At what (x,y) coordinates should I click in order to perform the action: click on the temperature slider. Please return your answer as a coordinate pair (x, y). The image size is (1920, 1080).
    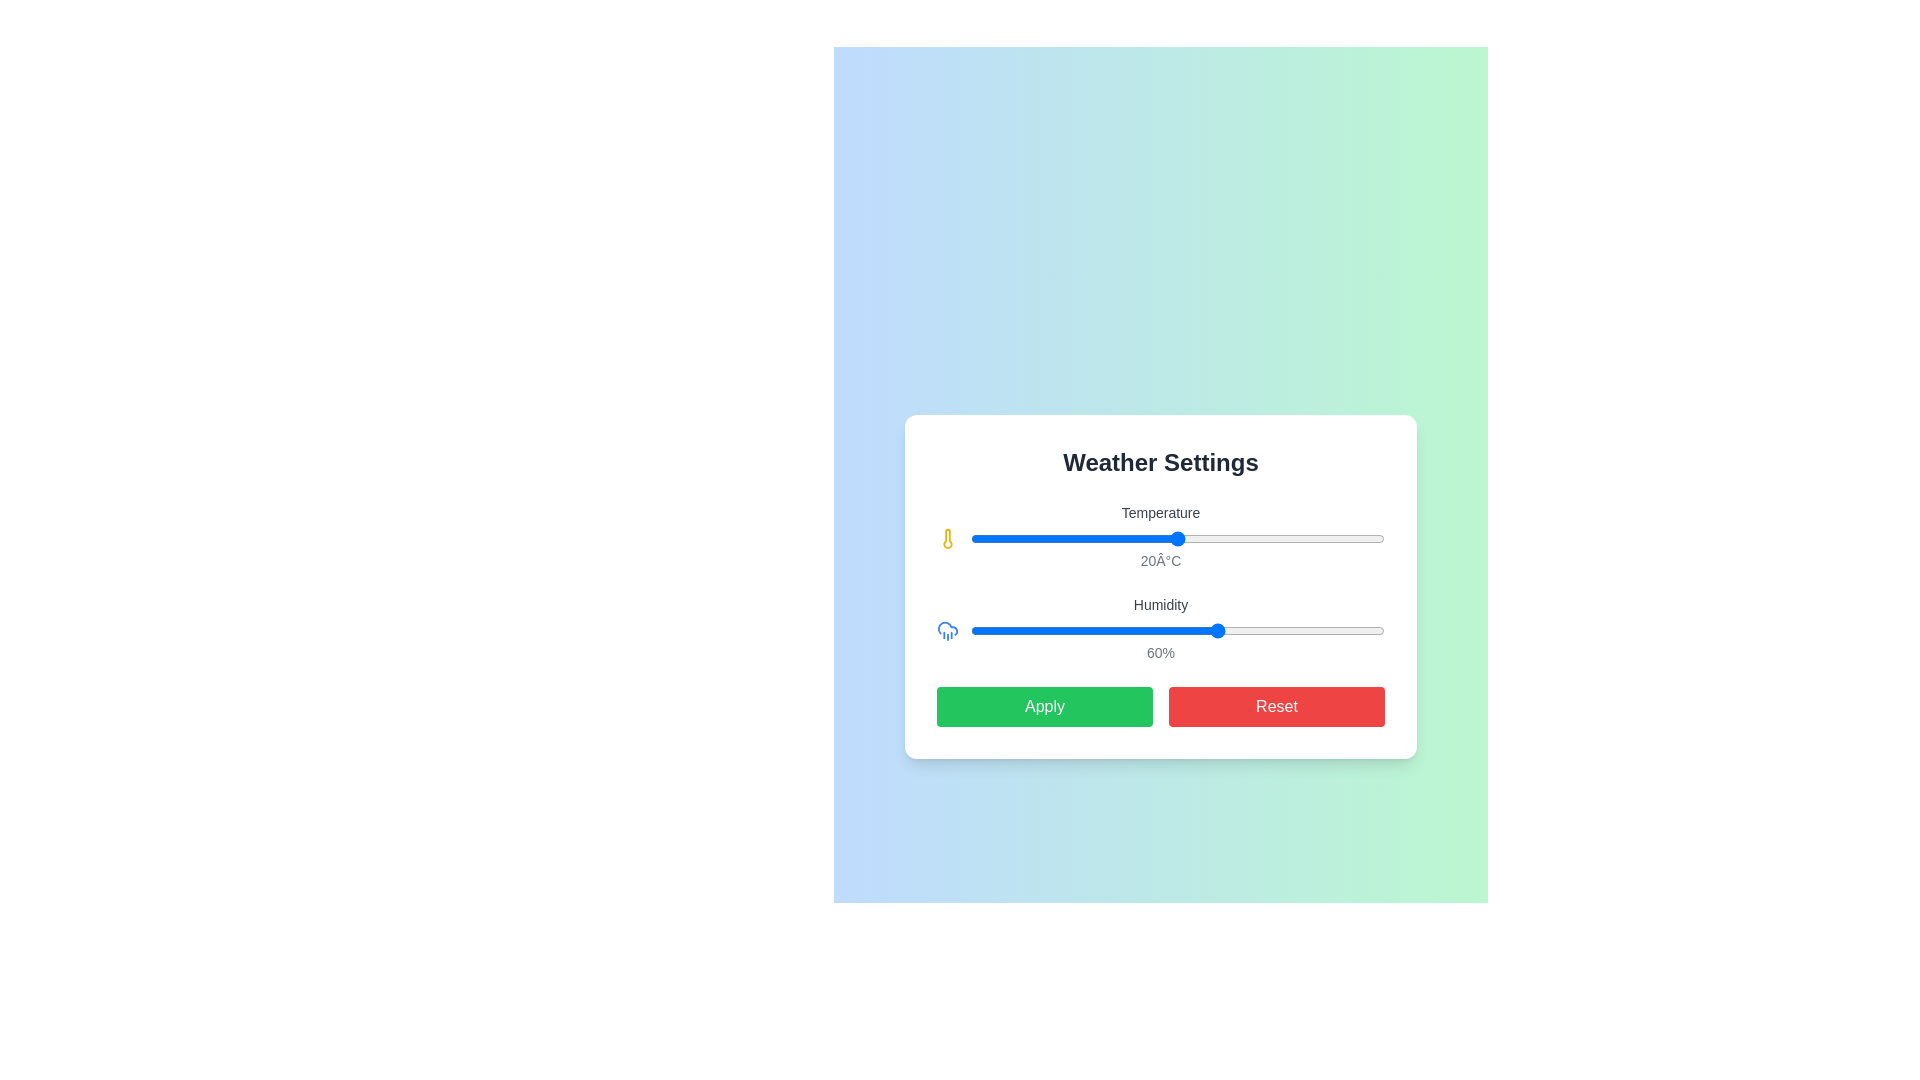
    Looking at the image, I should click on (1291, 538).